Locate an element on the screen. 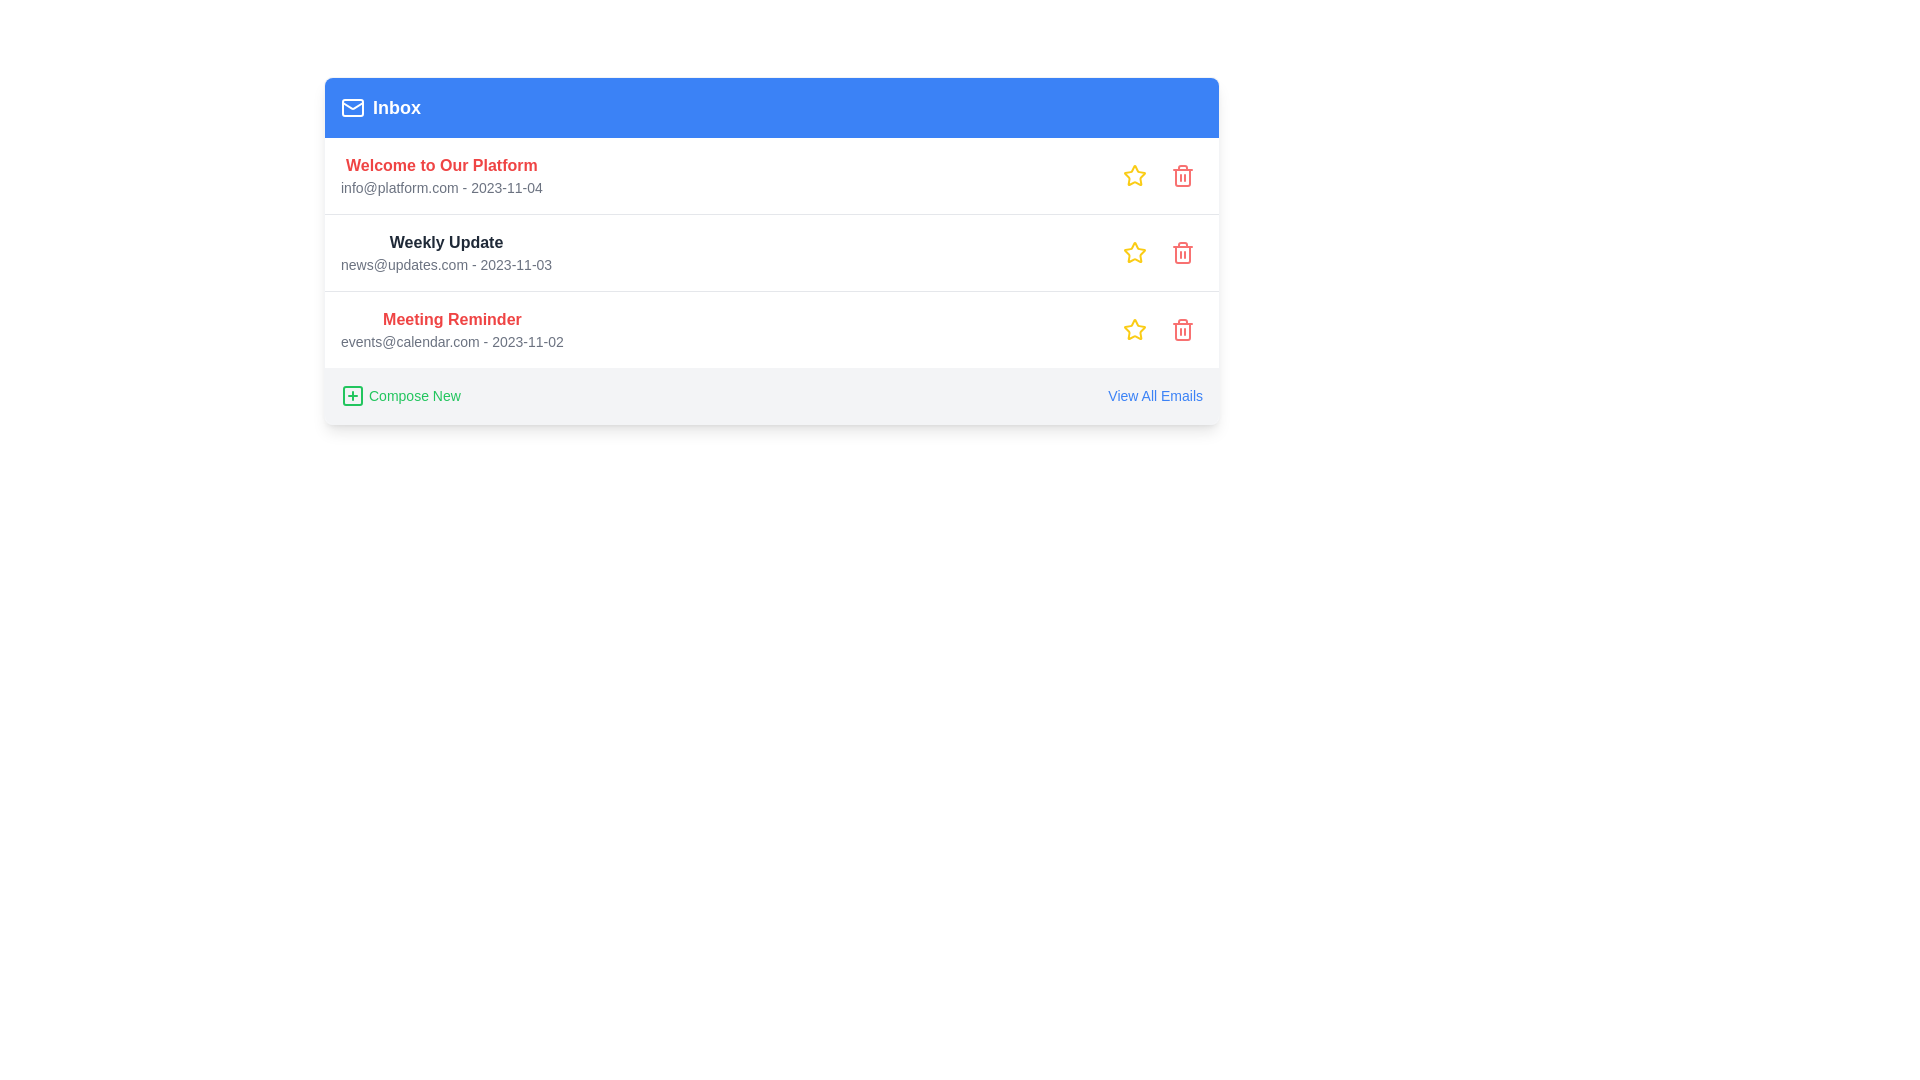 This screenshot has width=1920, height=1080. the second email entry in the list, which displays the email's subject, sender, and date received is located at coordinates (771, 250).